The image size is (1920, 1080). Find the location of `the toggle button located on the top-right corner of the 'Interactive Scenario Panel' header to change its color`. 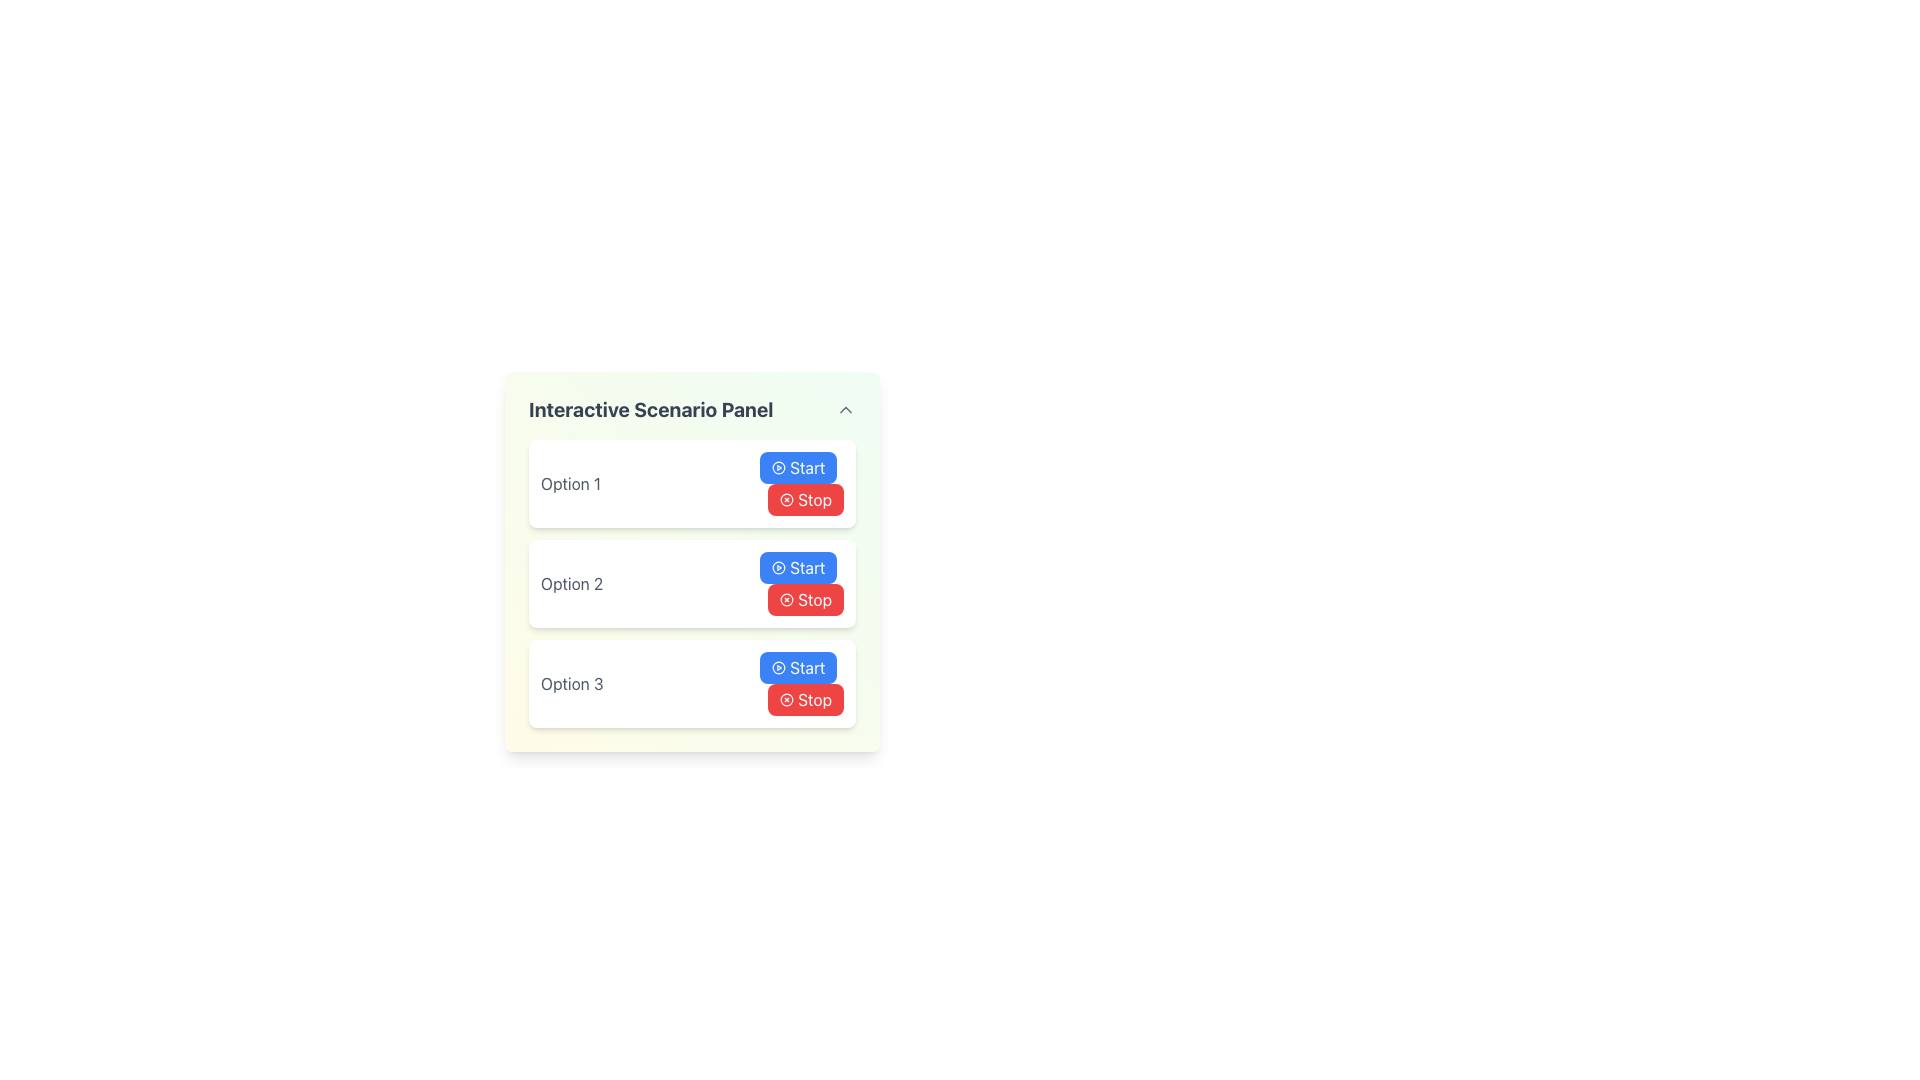

the toggle button located on the top-right corner of the 'Interactive Scenario Panel' header to change its color is located at coordinates (845, 408).